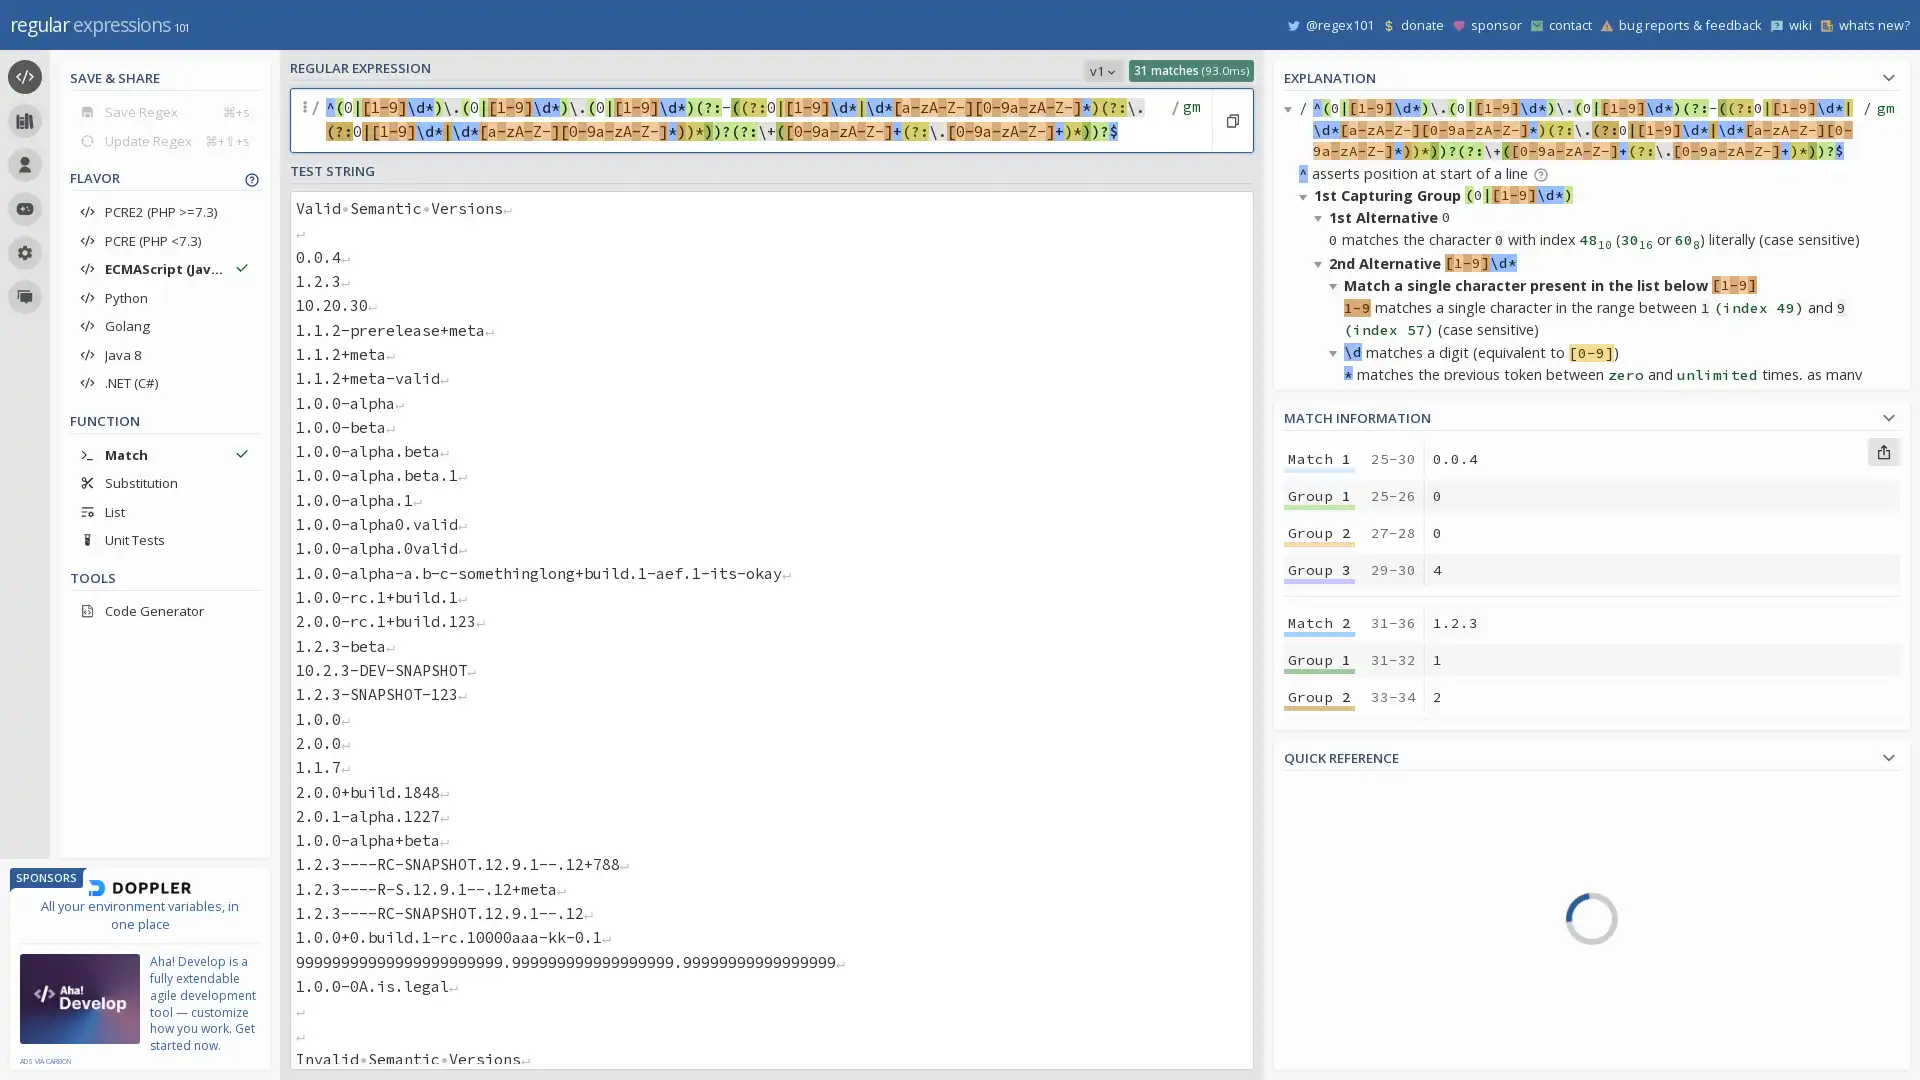 The height and width of the screenshot is (1080, 1920). What do you see at coordinates (1319, 570) in the screenshot?
I see `Group 3` at bounding box center [1319, 570].